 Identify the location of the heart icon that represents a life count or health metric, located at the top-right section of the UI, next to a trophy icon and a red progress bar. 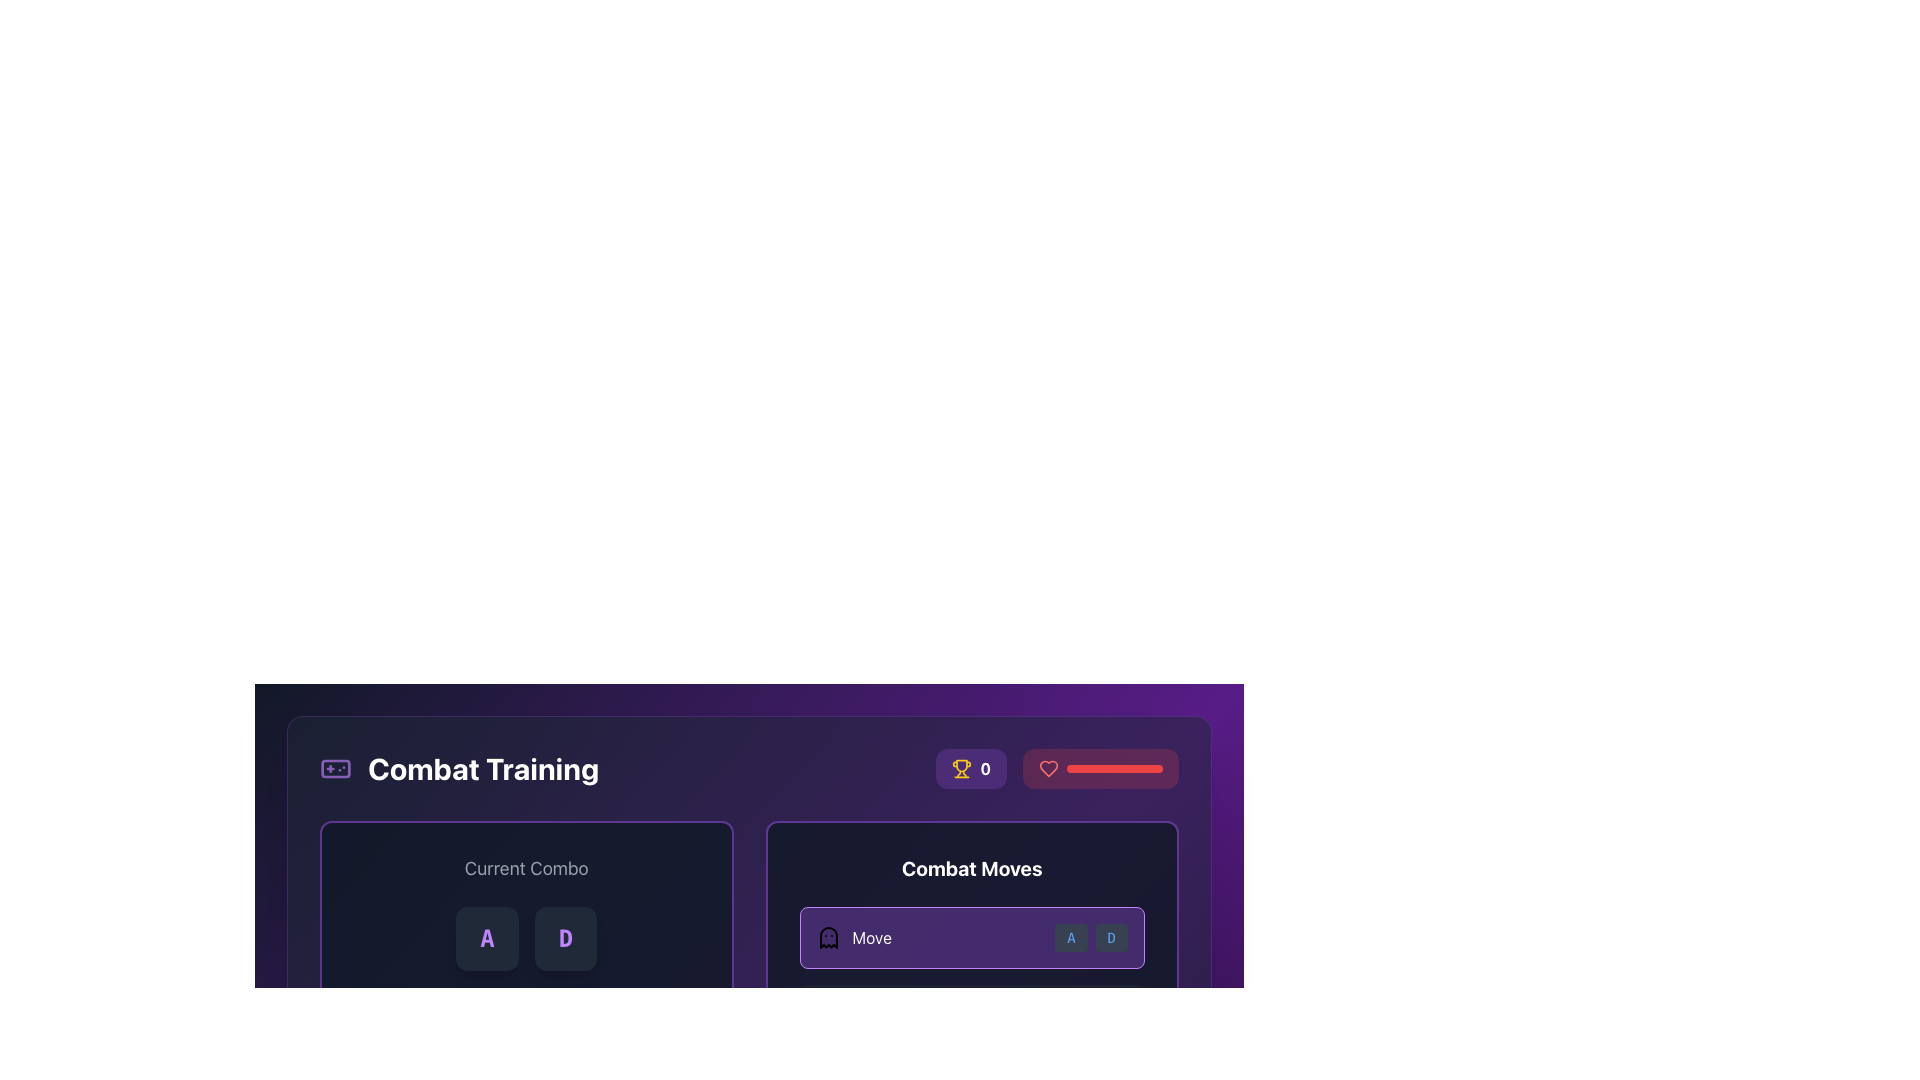
(1048, 767).